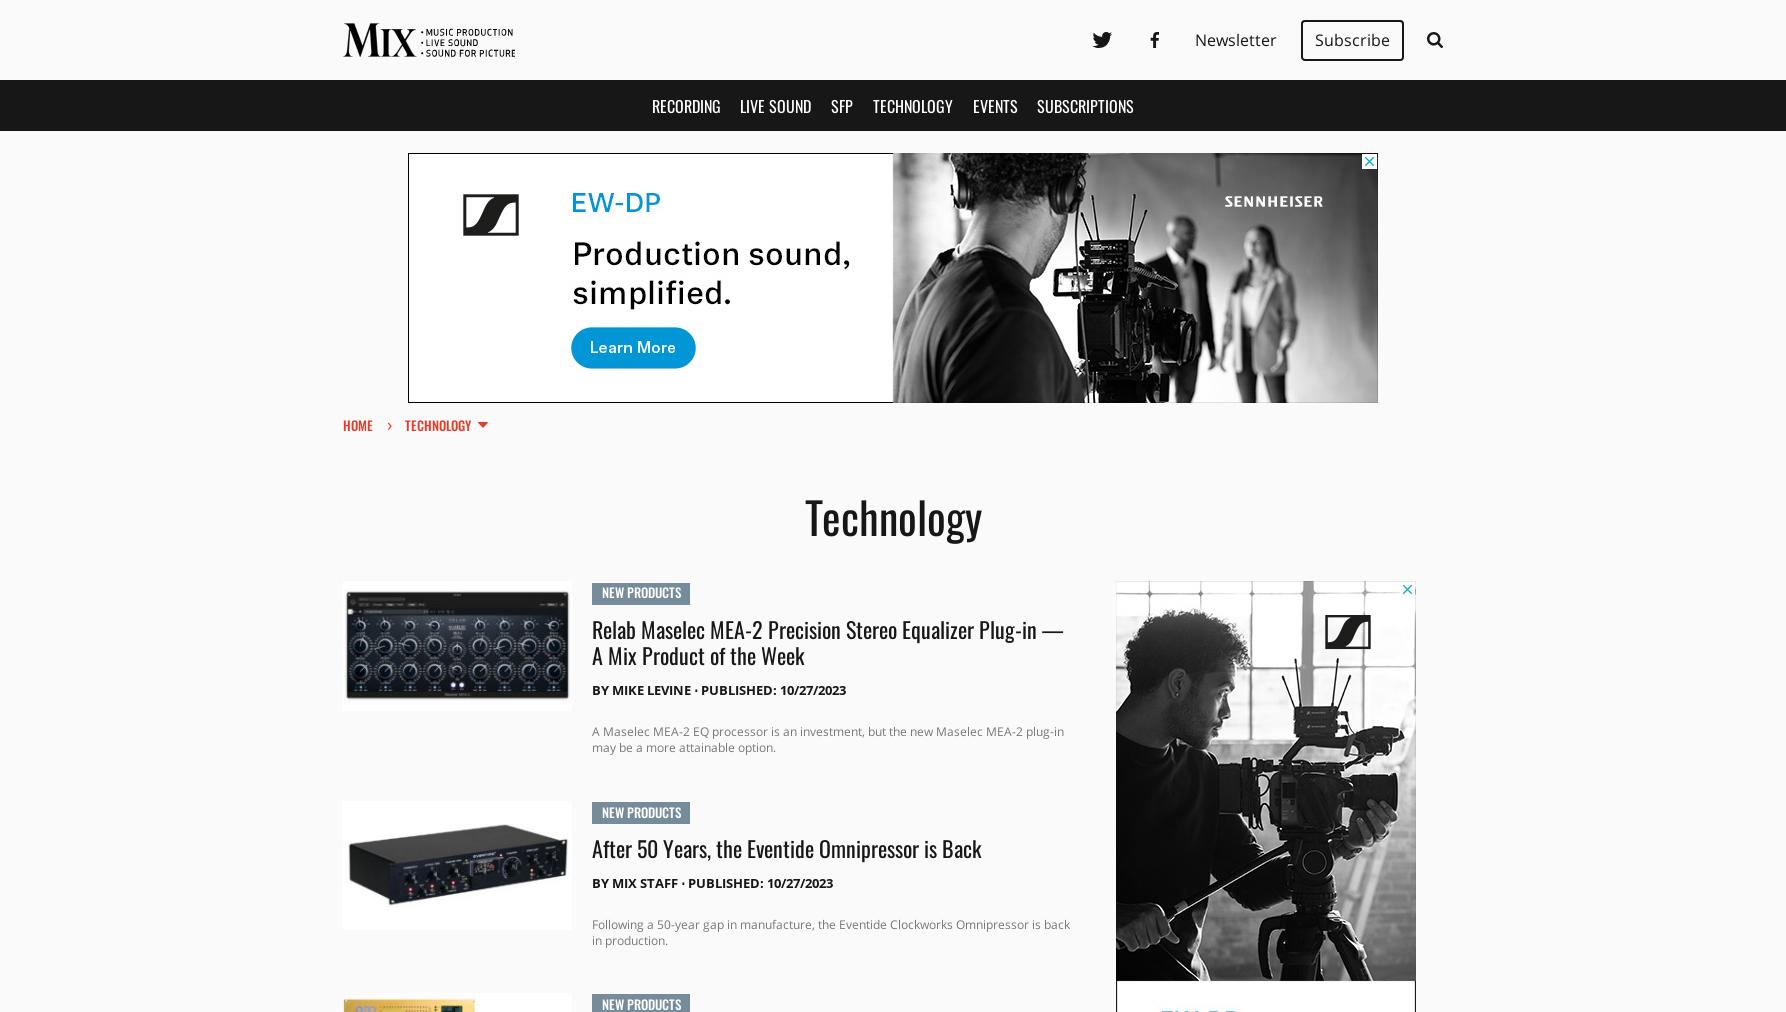 This screenshot has width=1786, height=1012. Describe the element at coordinates (685, 104) in the screenshot. I see `'Recording'` at that location.